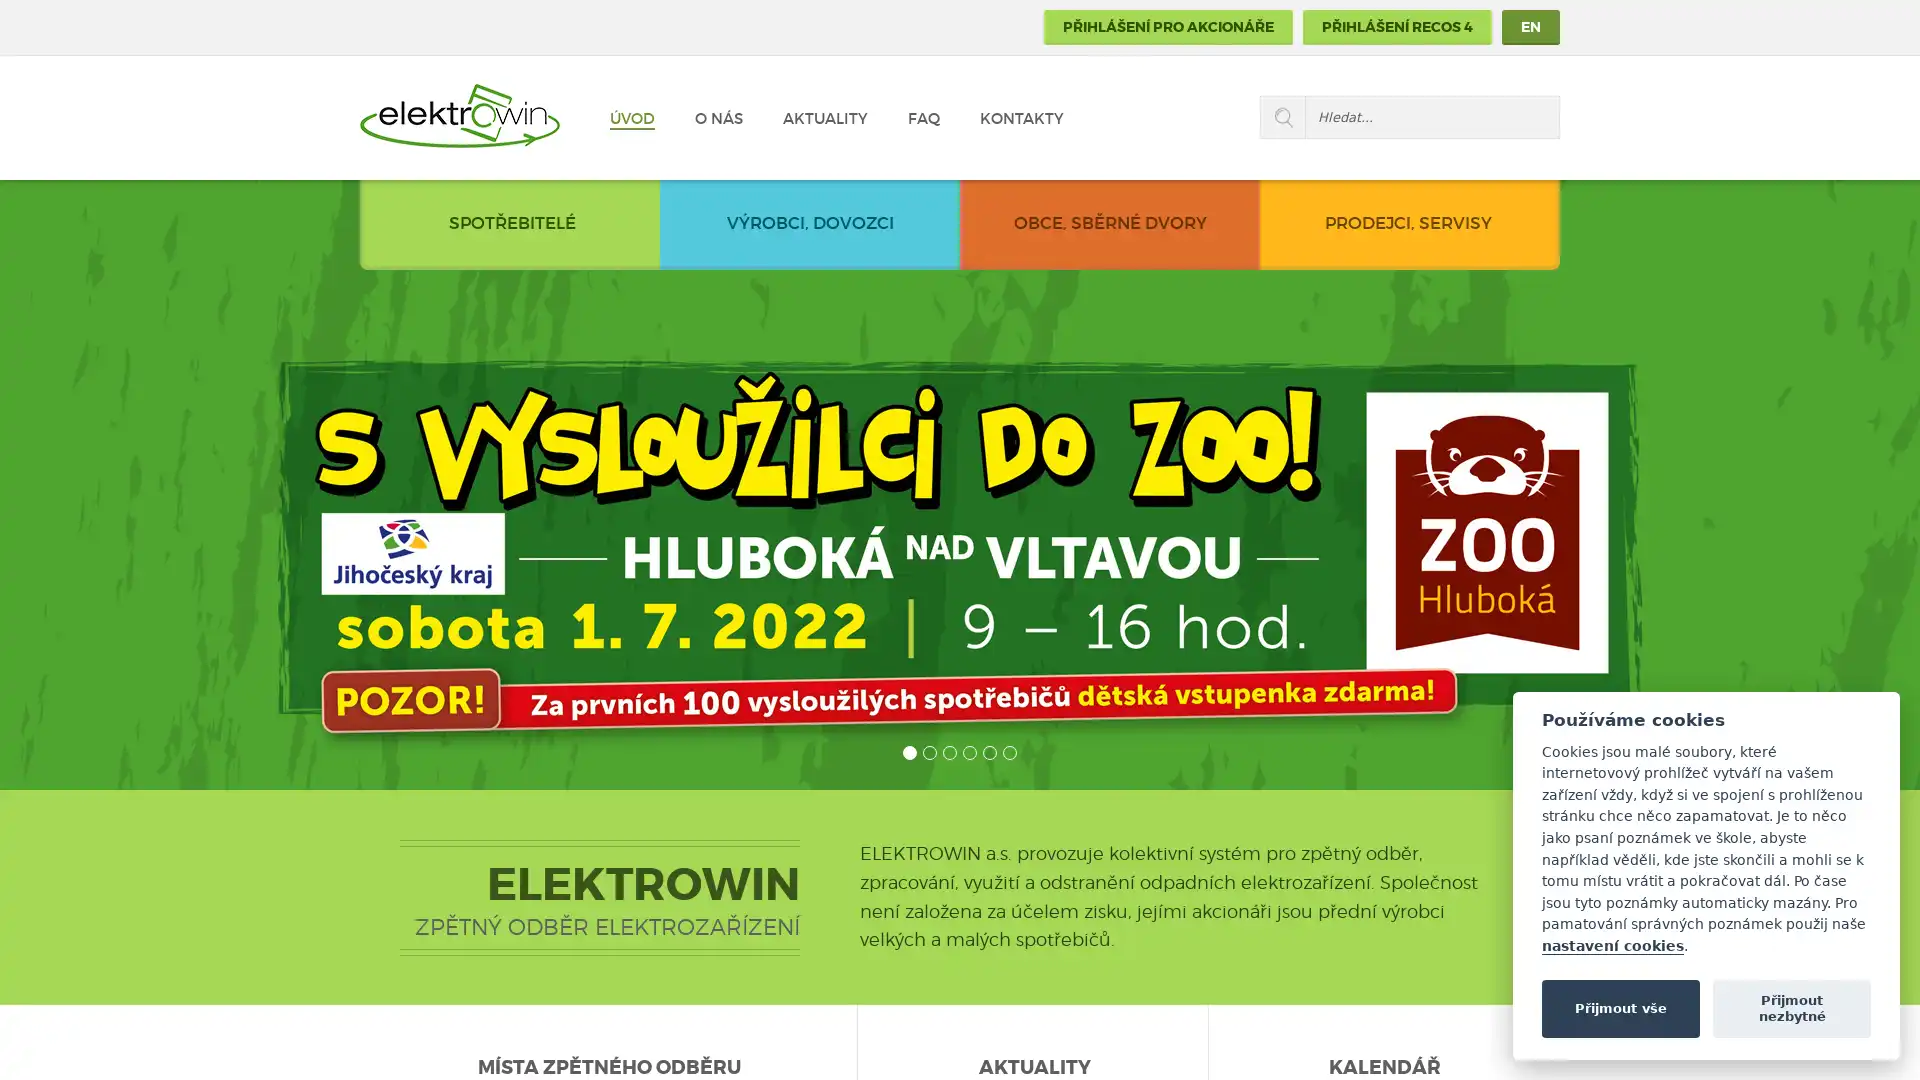 This screenshot has height=1080, width=1920. What do you see at coordinates (1282, 117) in the screenshot?
I see `Hledat` at bounding box center [1282, 117].